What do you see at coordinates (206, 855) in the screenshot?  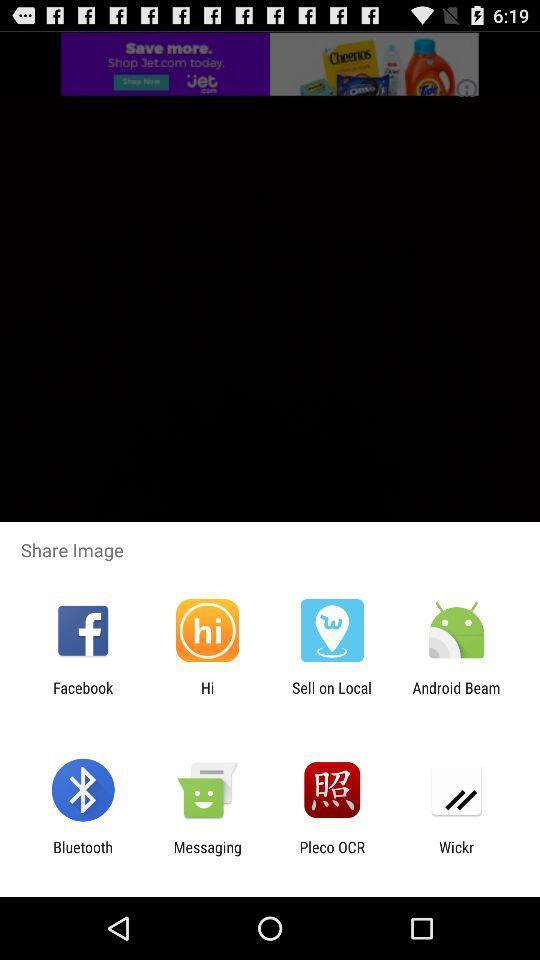 I see `messaging` at bounding box center [206, 855].